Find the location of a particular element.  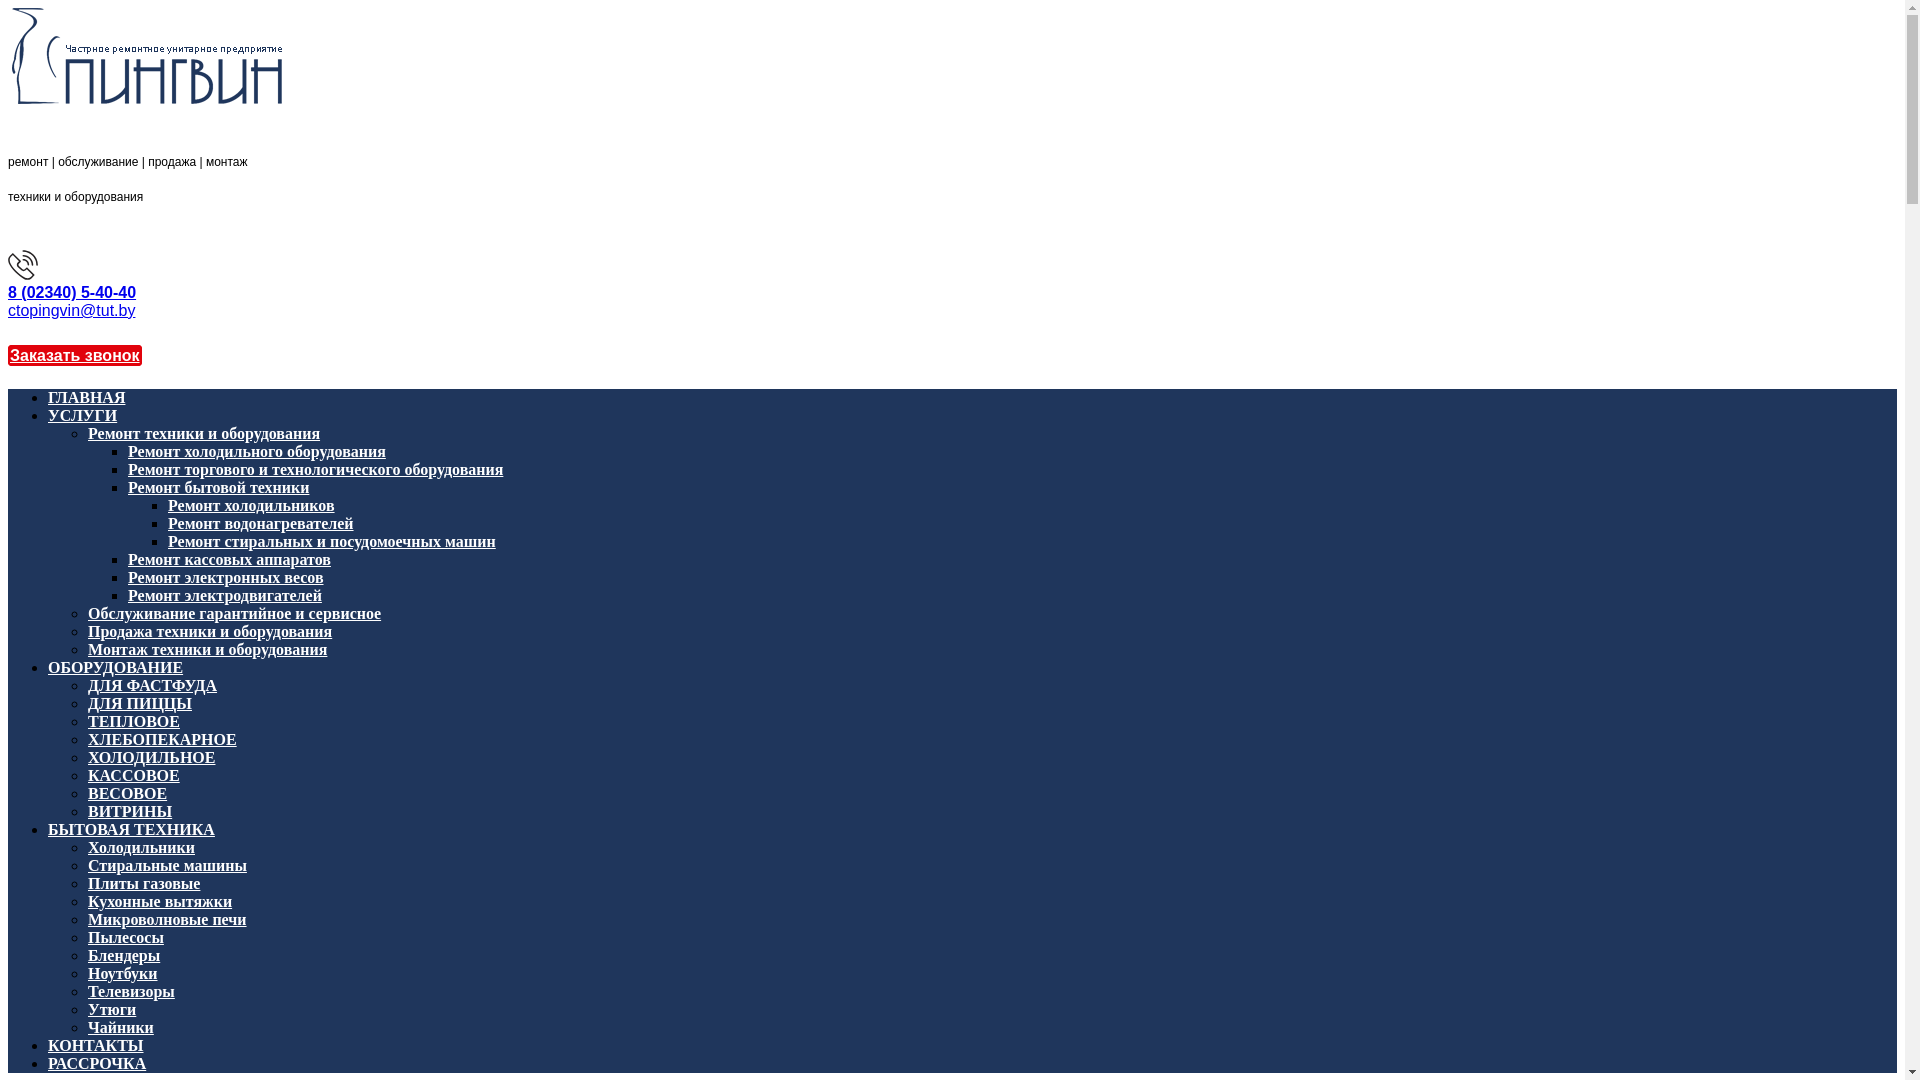

'ctopingvin@tut.by' is located at coordinates (71, 310).